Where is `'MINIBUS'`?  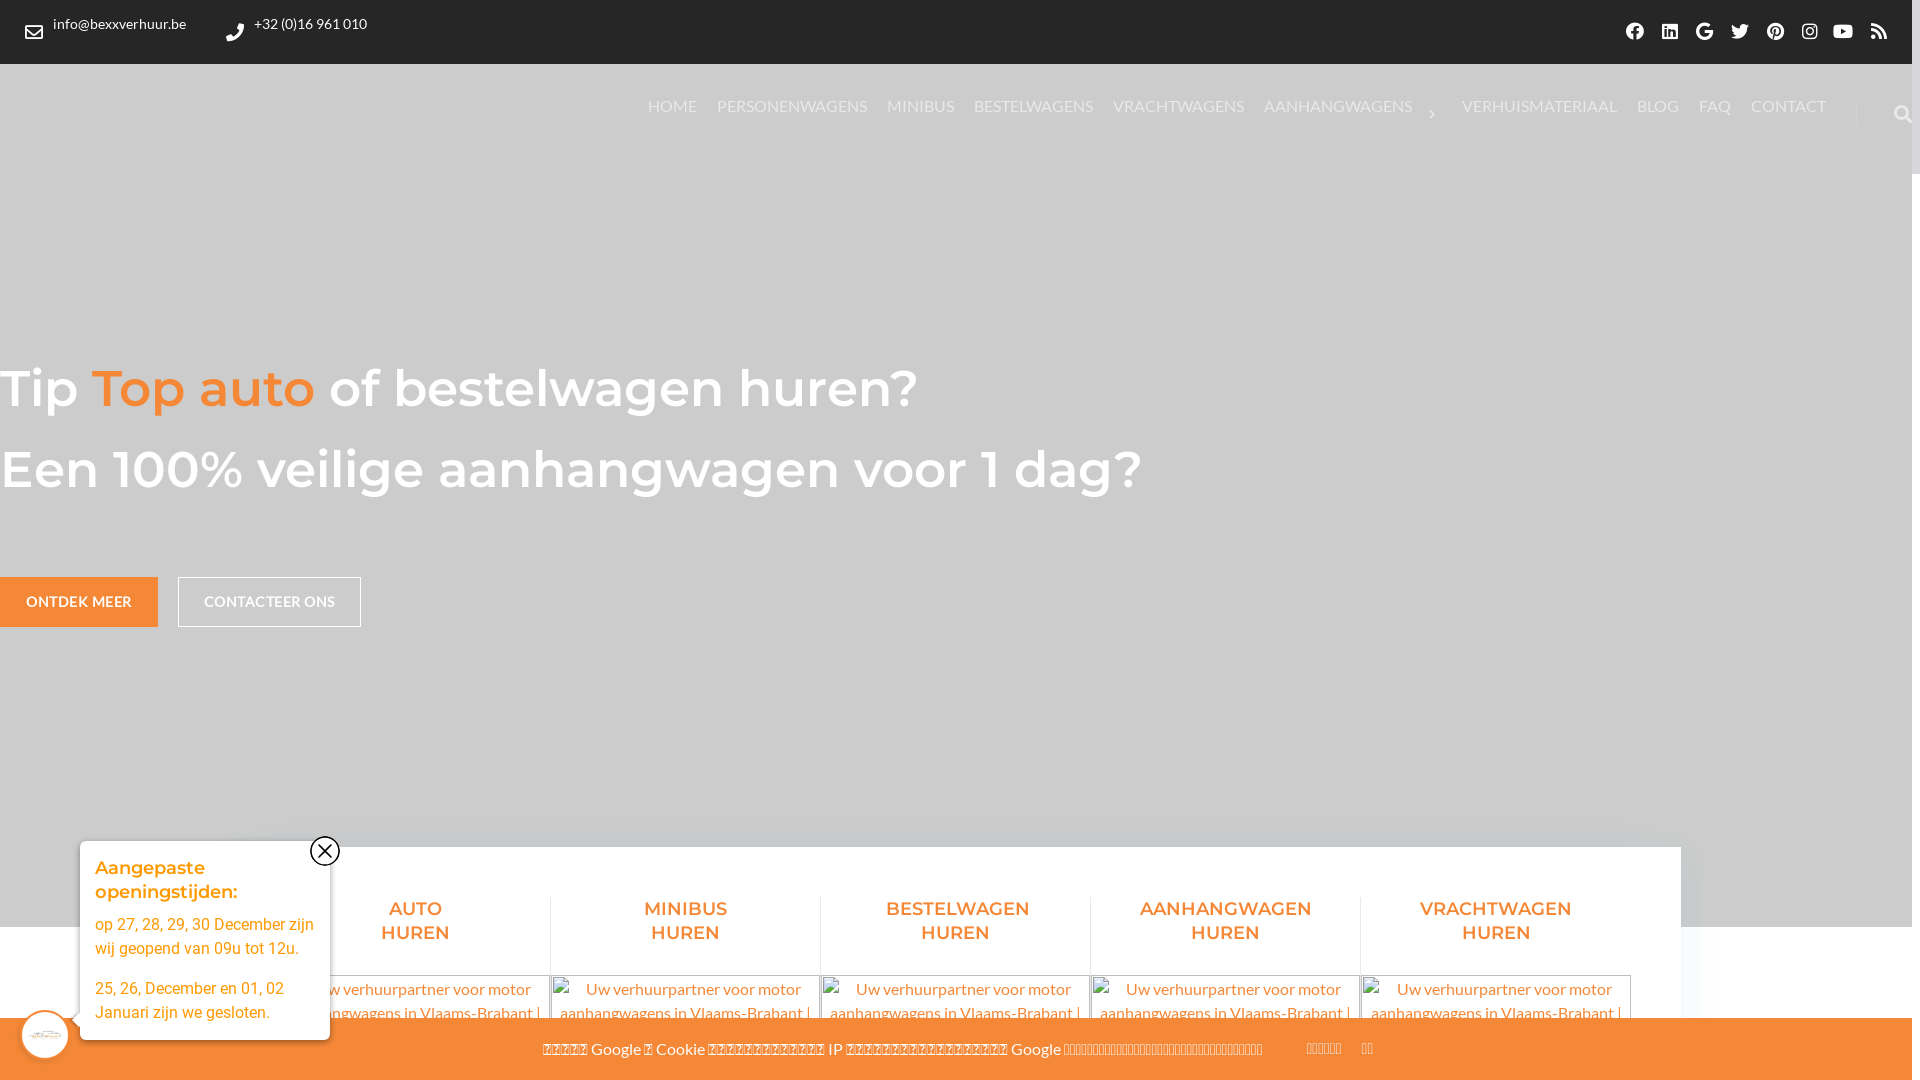
'MINIBUS' is located at coordinates (919, 105).